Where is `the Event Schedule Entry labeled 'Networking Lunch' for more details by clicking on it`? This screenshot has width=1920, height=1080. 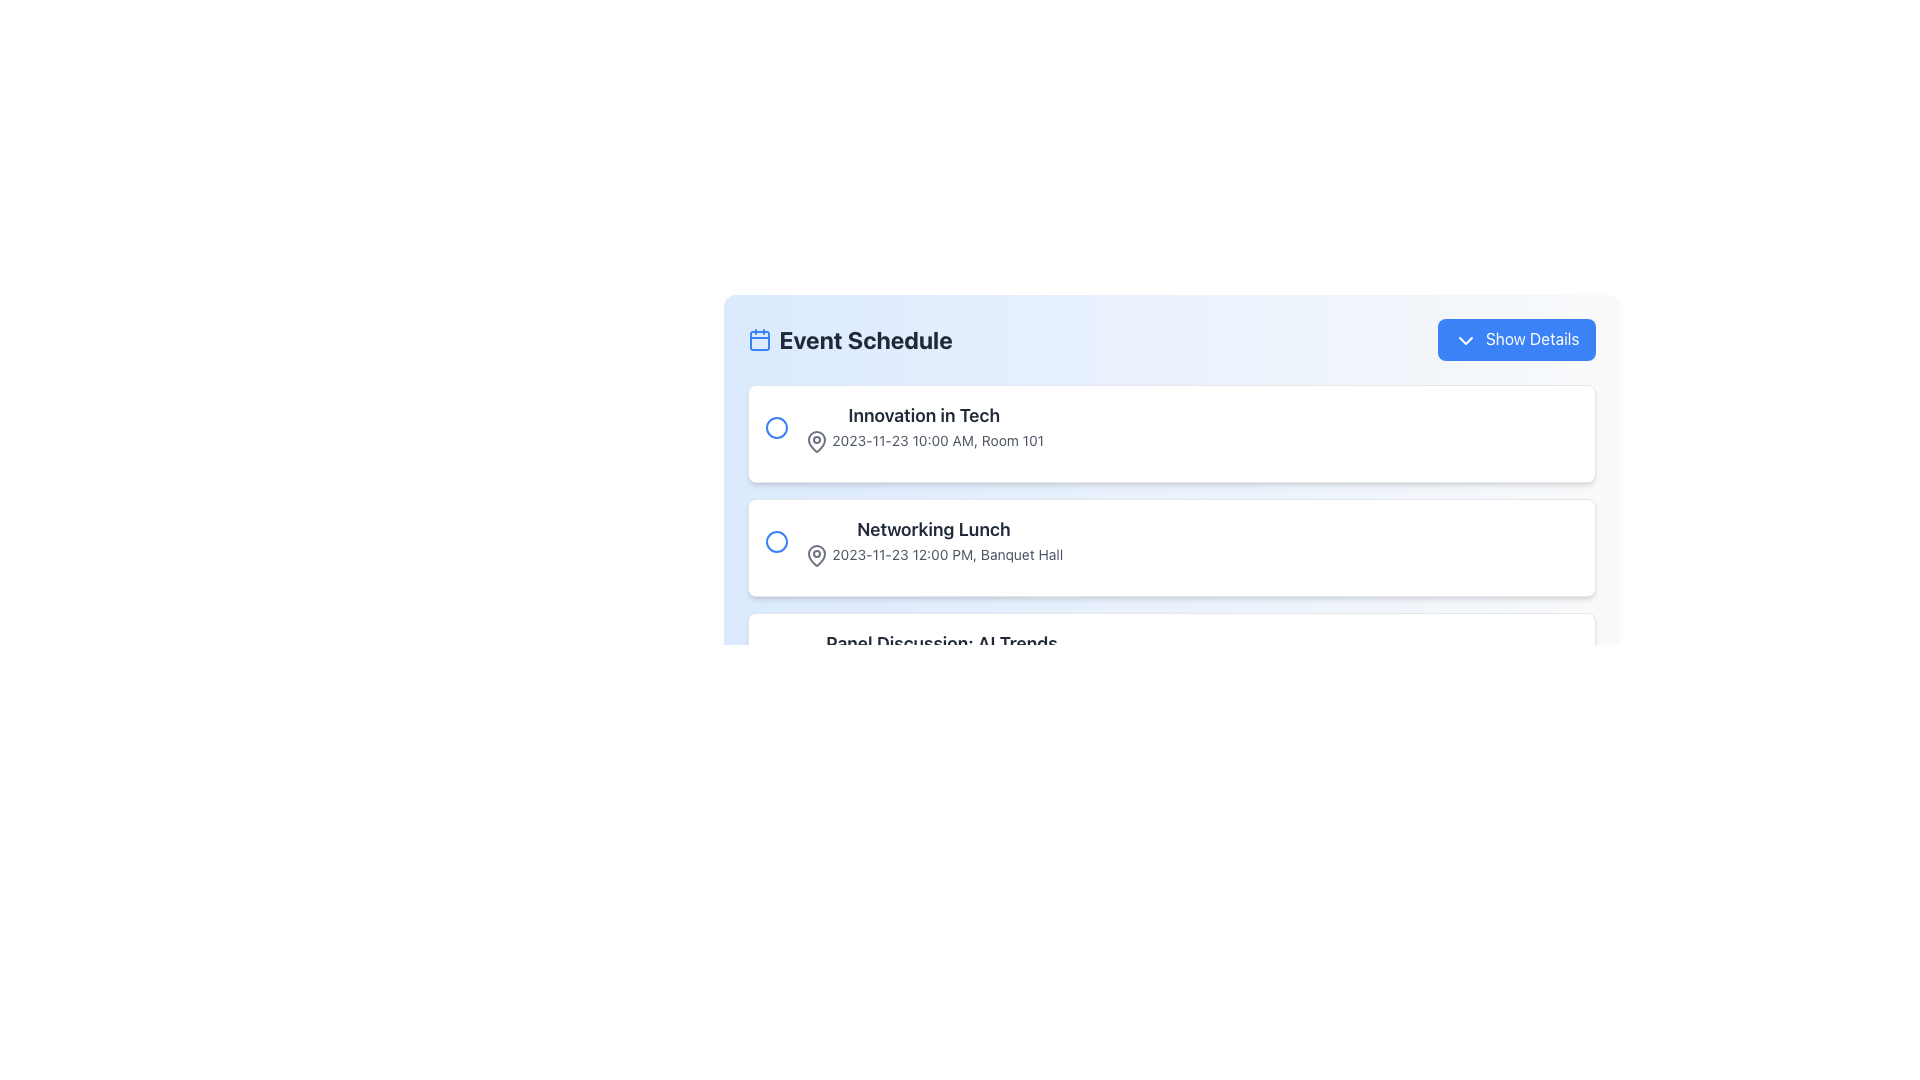 the Event Schedule Entry labeled 'Networking Lunch' for more details by clicking on it is located at coordinates (1171, 513).